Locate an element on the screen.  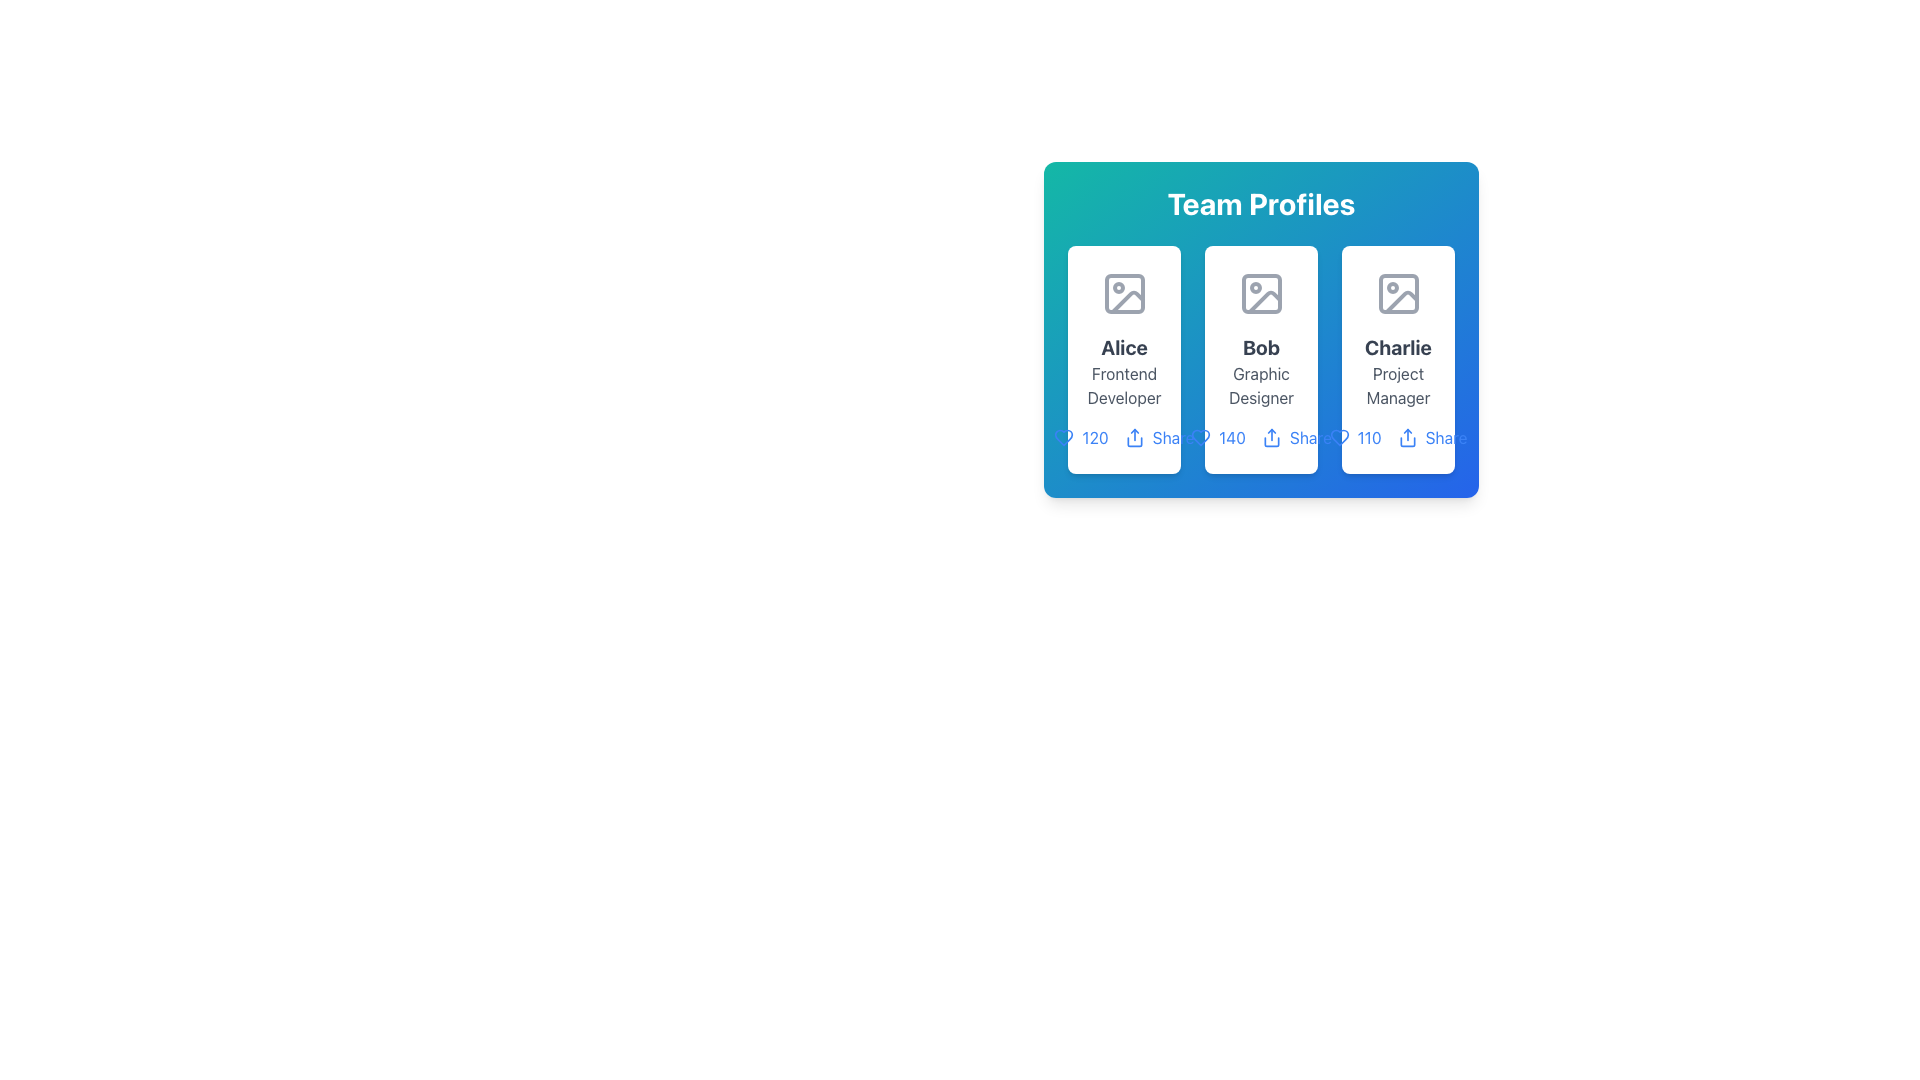
text label that indicates the profession or role of 'Bob', located beneath the 'Bob' title in the second column of user profile cards is located at coordinates (1260, 385).